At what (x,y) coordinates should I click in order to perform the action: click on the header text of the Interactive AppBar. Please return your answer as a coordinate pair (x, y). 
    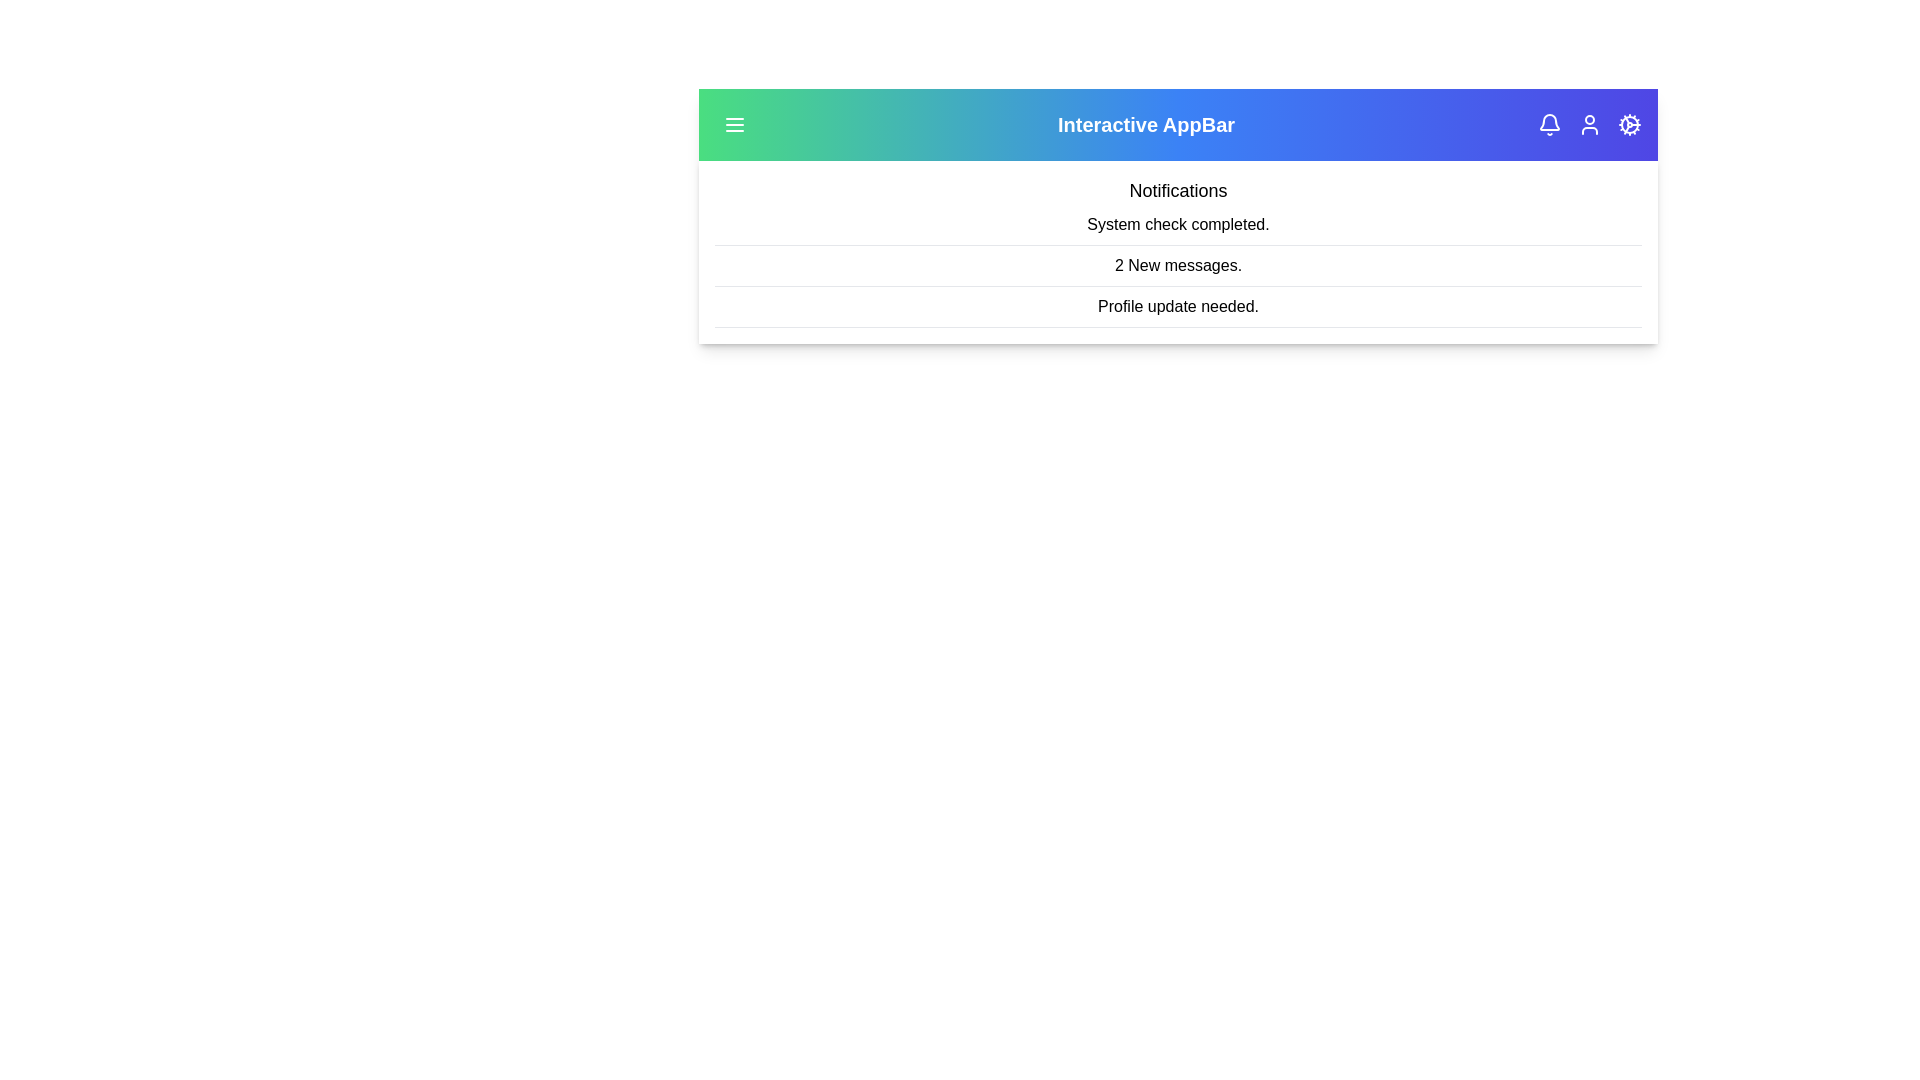
    Looking at the image, I should click on (1146, 124).